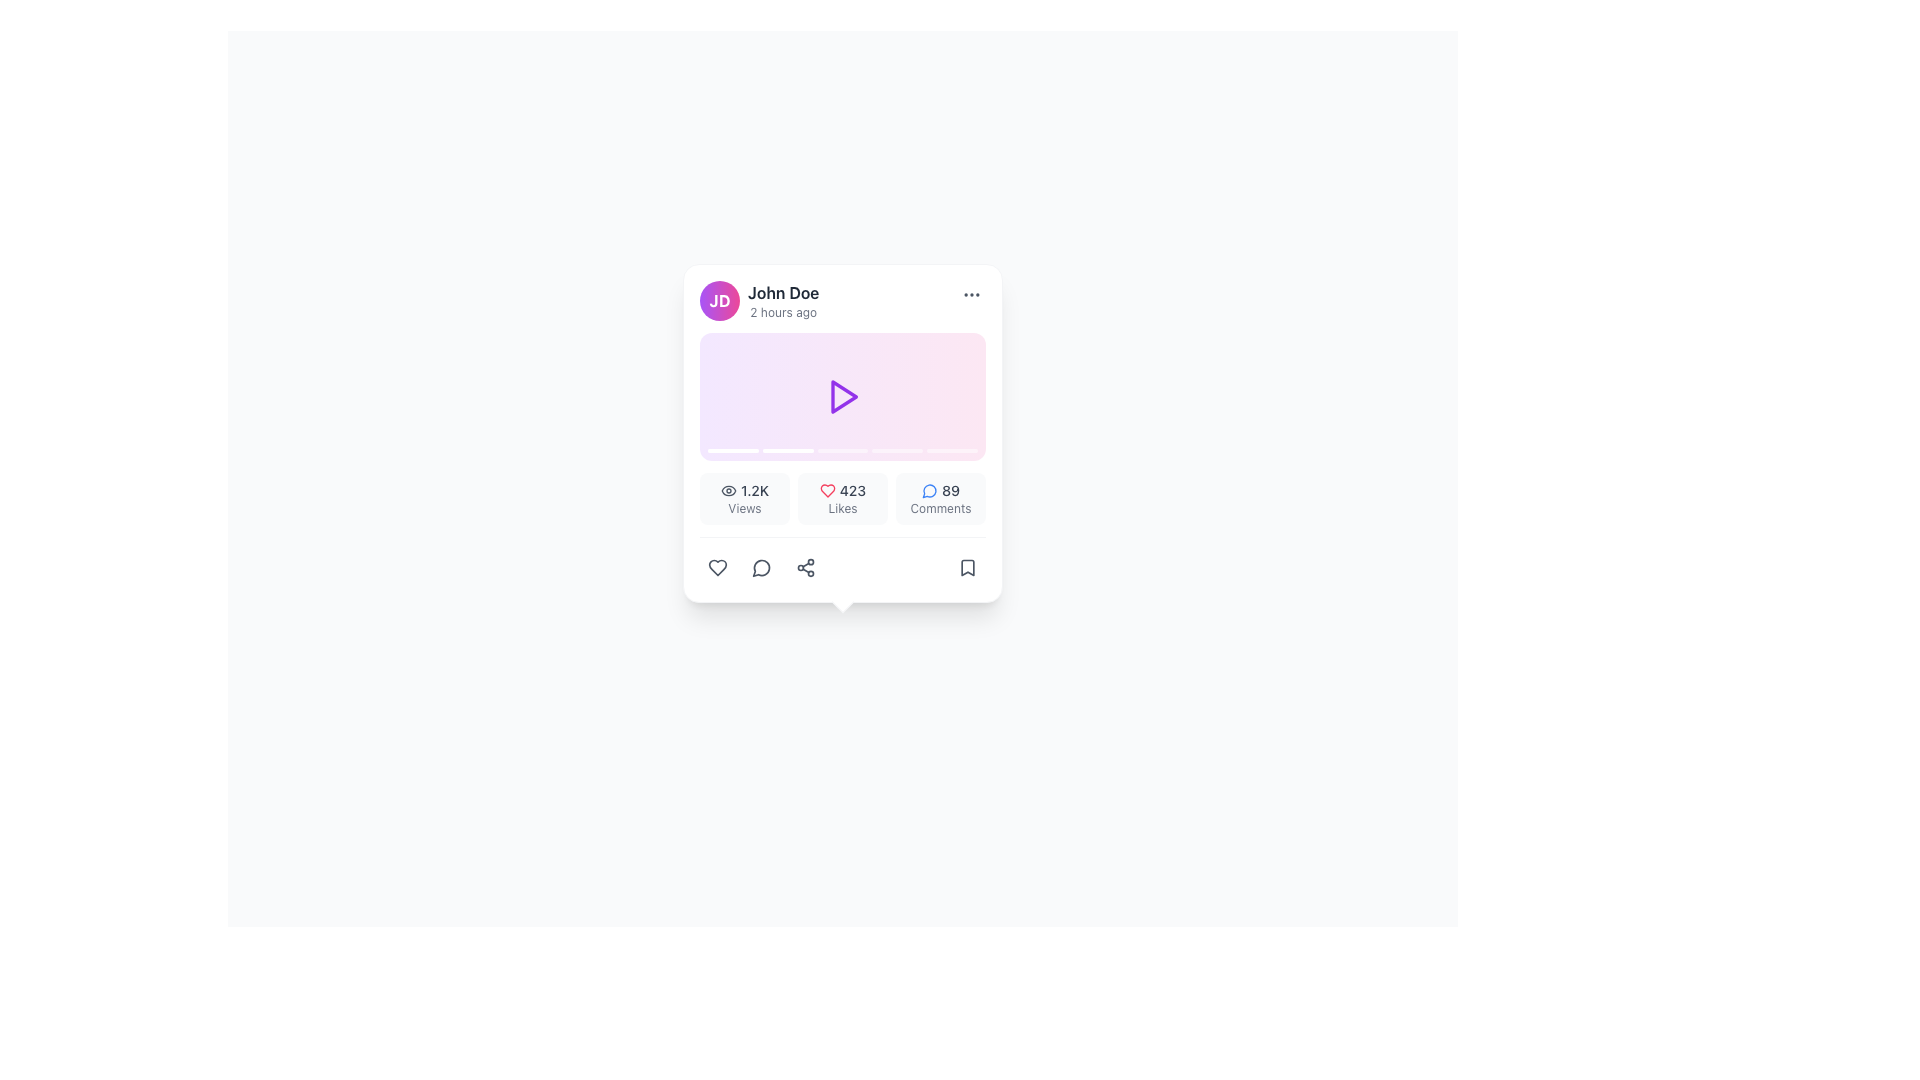 This screenshot has height=1080, width=1920. Describe the element at coordinates (728, 490) in the screenshot. I see `the views indicator icon located at the bottom-left section of the card UI for accessibility purposes` at that location.